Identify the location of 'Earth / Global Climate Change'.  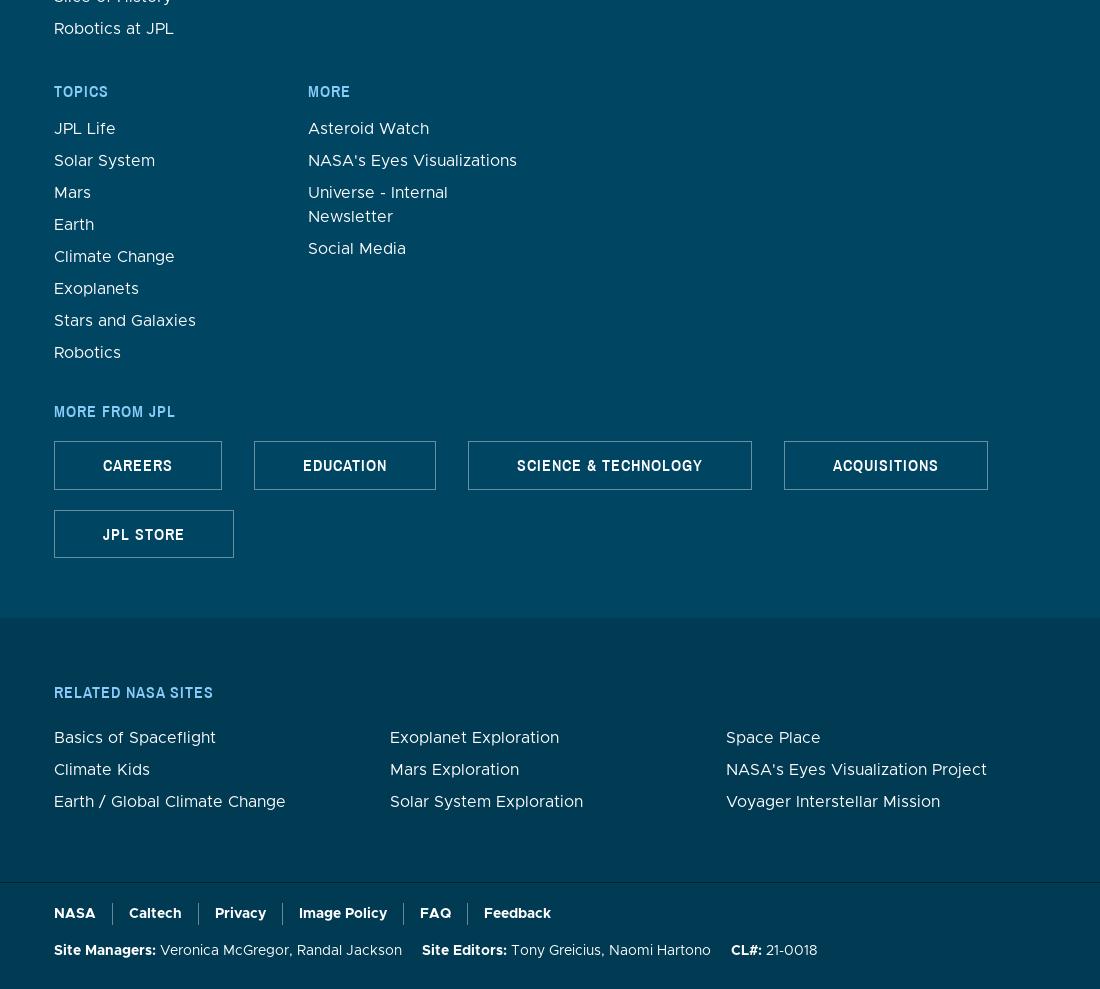
(168, 799).